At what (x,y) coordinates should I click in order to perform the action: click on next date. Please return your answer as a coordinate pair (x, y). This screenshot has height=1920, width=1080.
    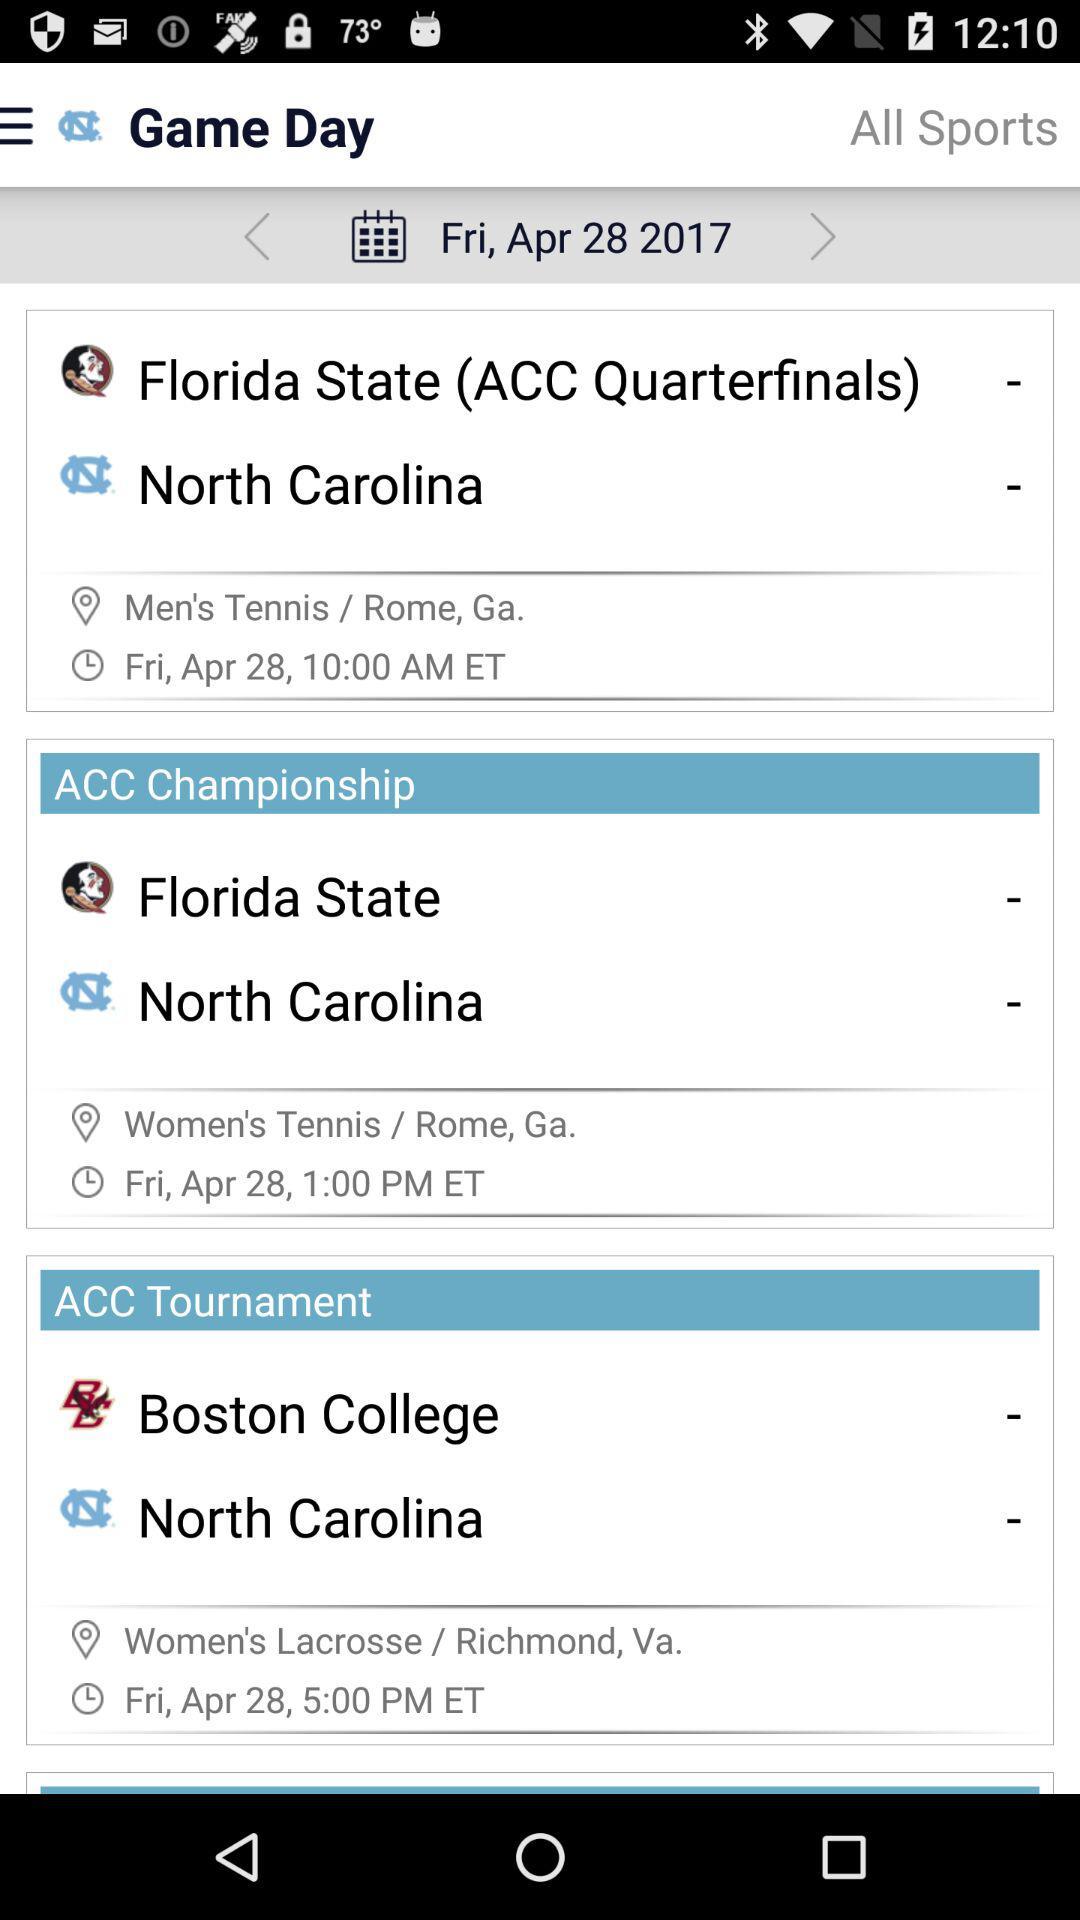
    Looking at the image, I should click on (823, 236).